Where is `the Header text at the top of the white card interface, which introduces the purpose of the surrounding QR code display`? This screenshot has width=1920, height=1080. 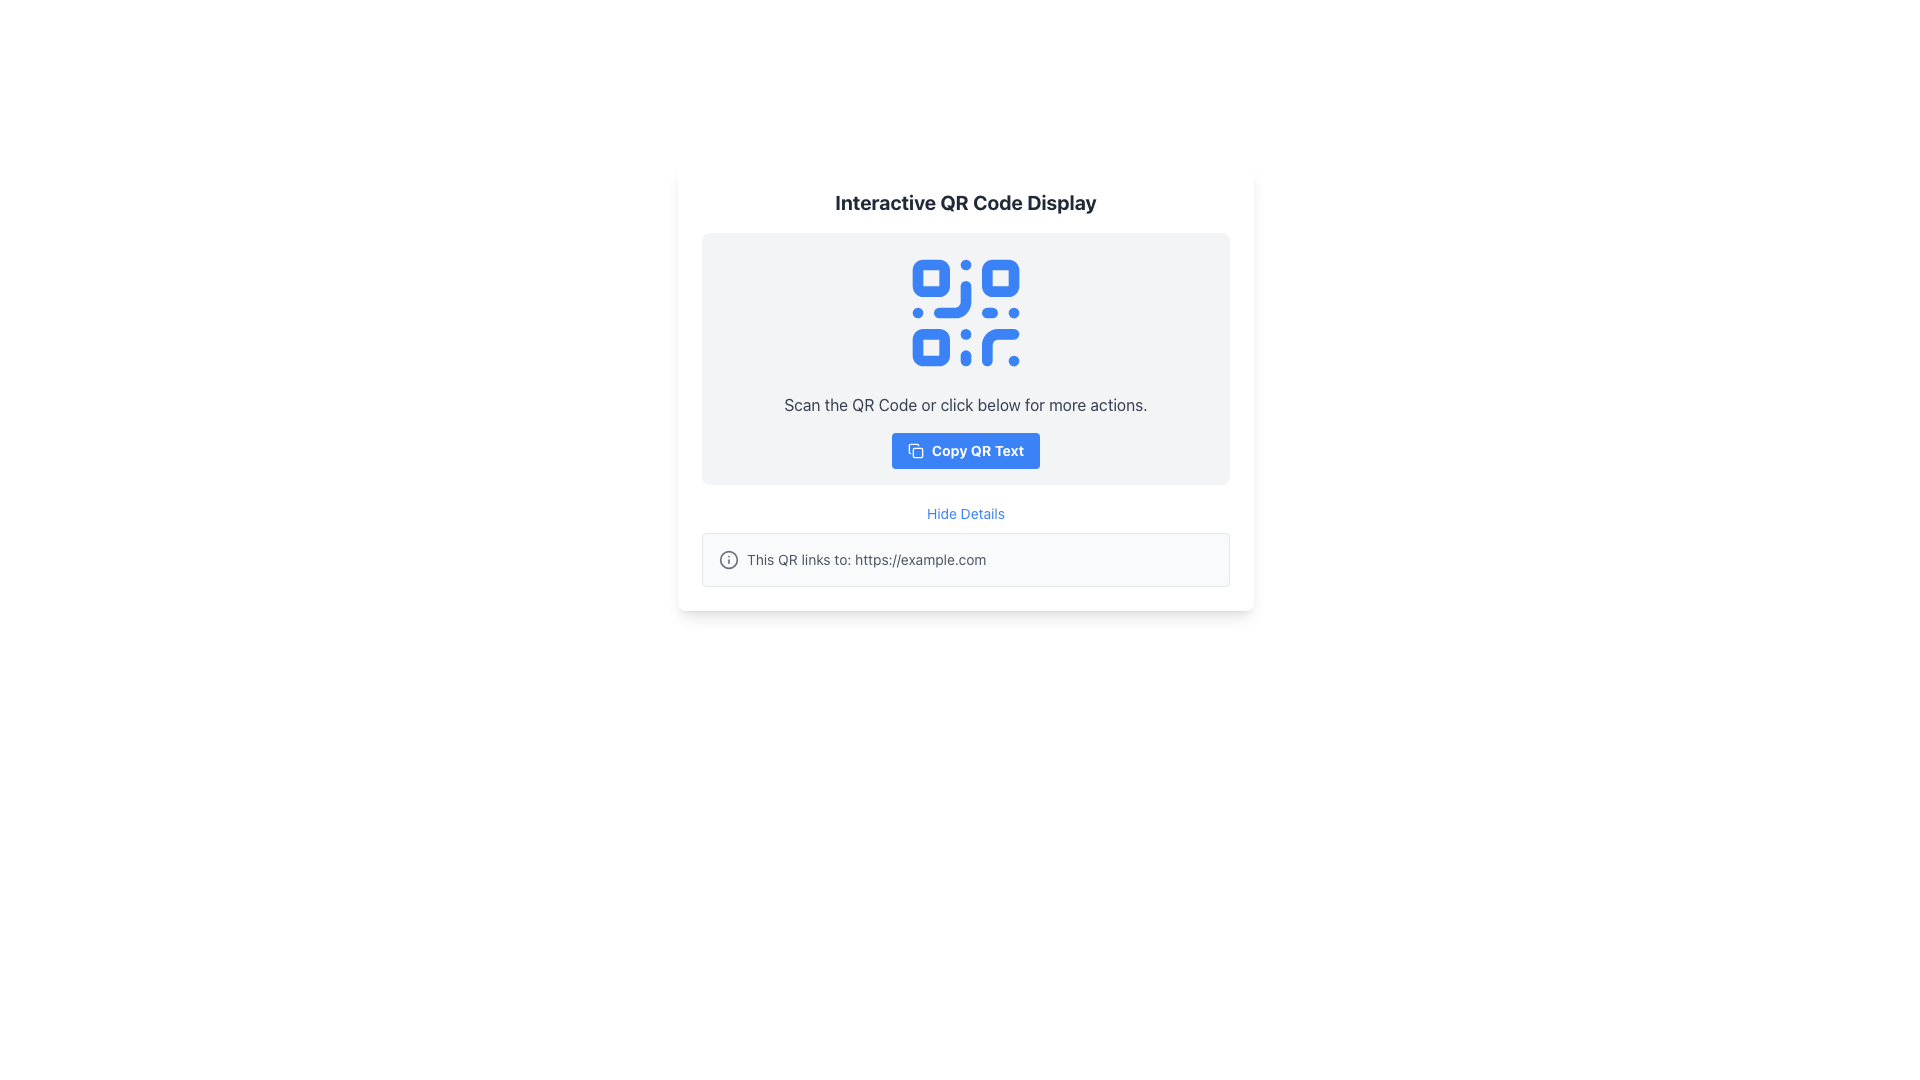 the Header text at the top of the white card interface, which introduces the purpose of the surrounding QR code display is located at coordinates (965, 203).